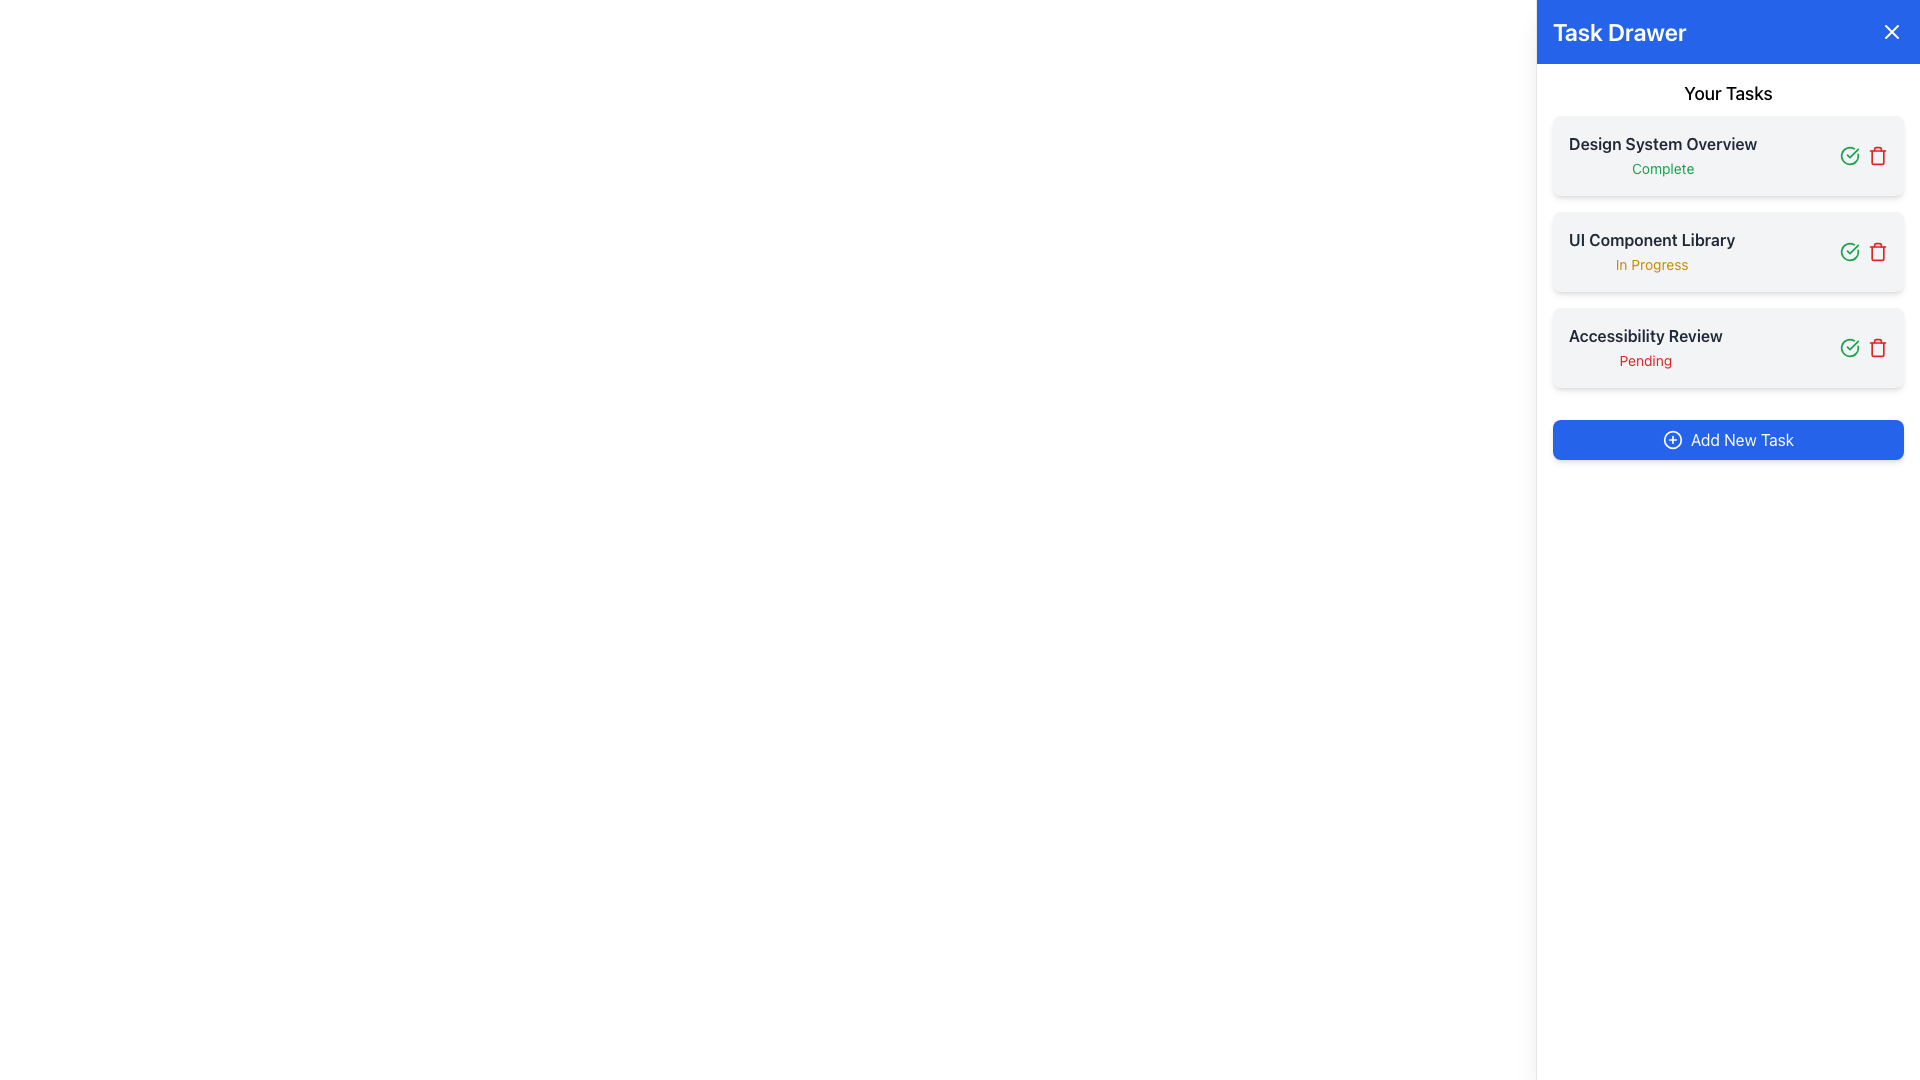 The height and width of the screenshot is (1080, 1920). What do you see at coordinates (1890, 31) in the screenshot?
I see `the close button, represented by a small cross-like icon, located at the top right corner of the blue header bar labeled 'Task Drawer'` at bounding box center [1890, 31].